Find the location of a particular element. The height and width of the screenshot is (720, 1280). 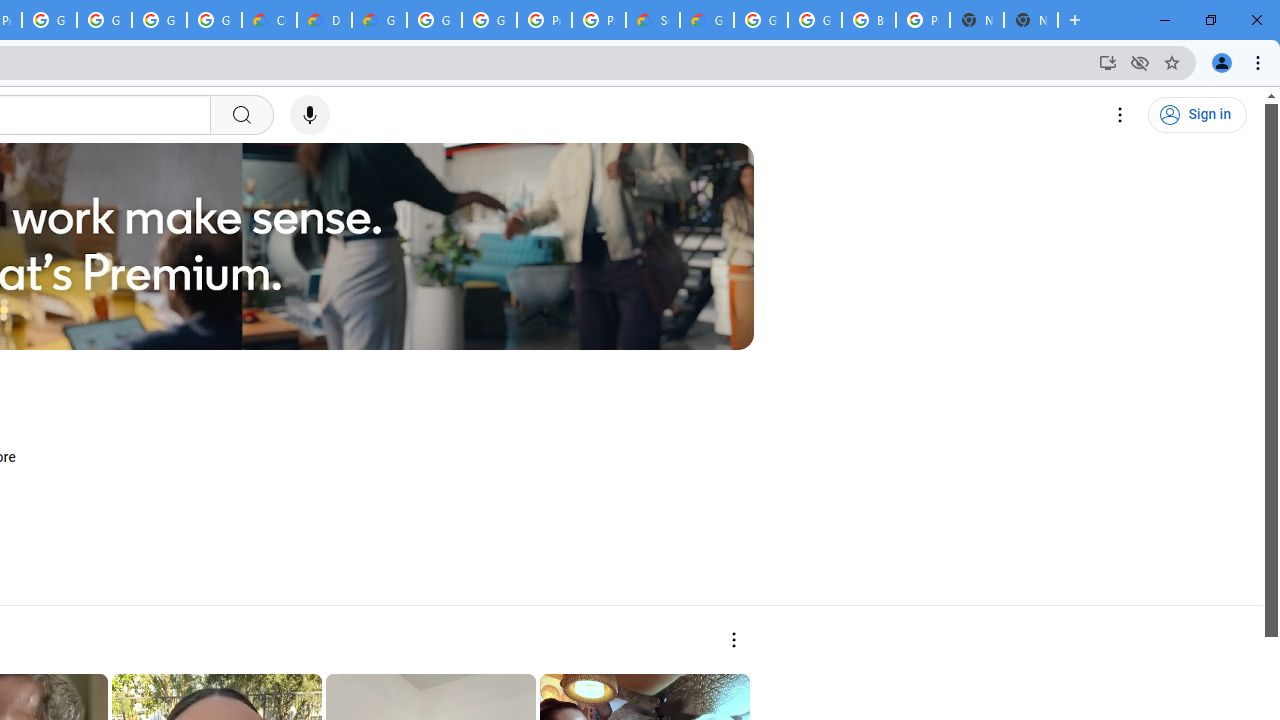

'Google Cloud Platform' is located at coordinates (433, 20).